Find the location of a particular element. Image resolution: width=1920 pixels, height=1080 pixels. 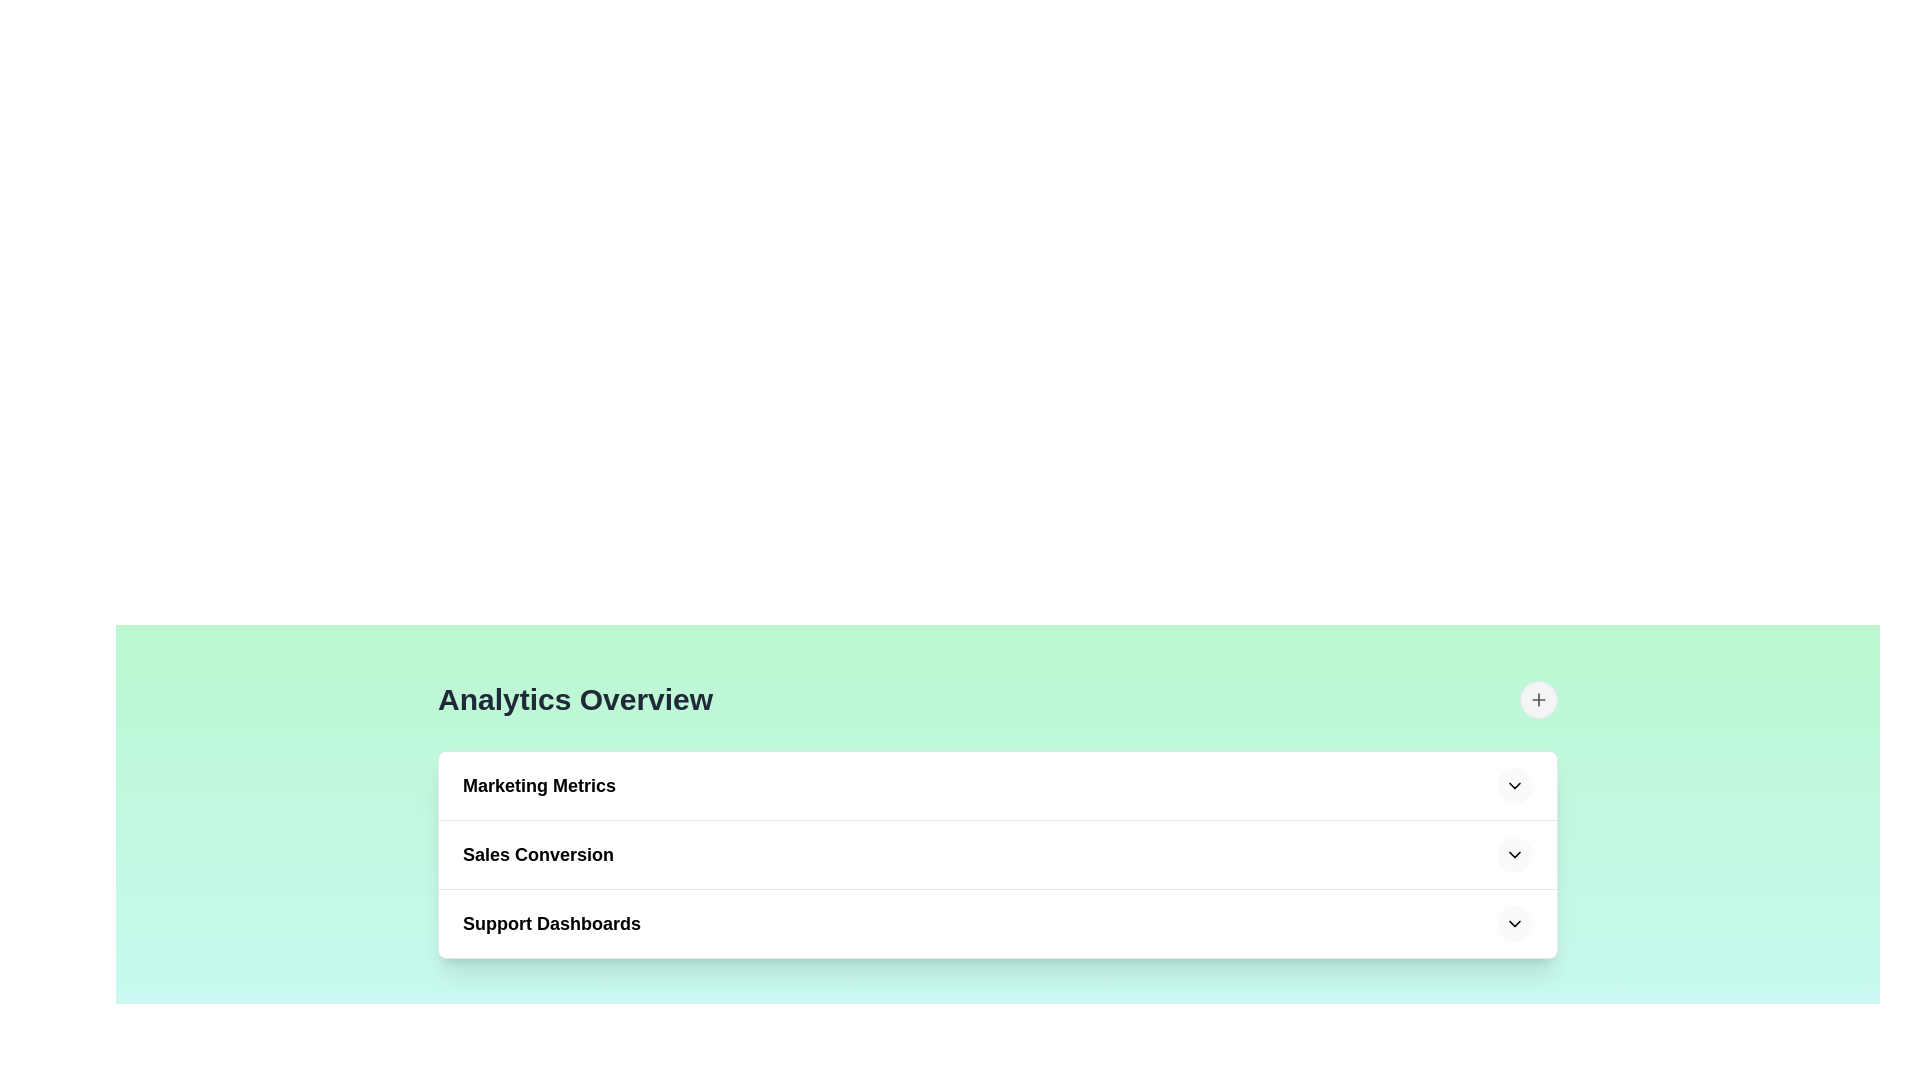

the text label titled 'Analytics Overview', which is the first item in a vertical list above 'Sales Conversion' is located at coordinates (539, 785).